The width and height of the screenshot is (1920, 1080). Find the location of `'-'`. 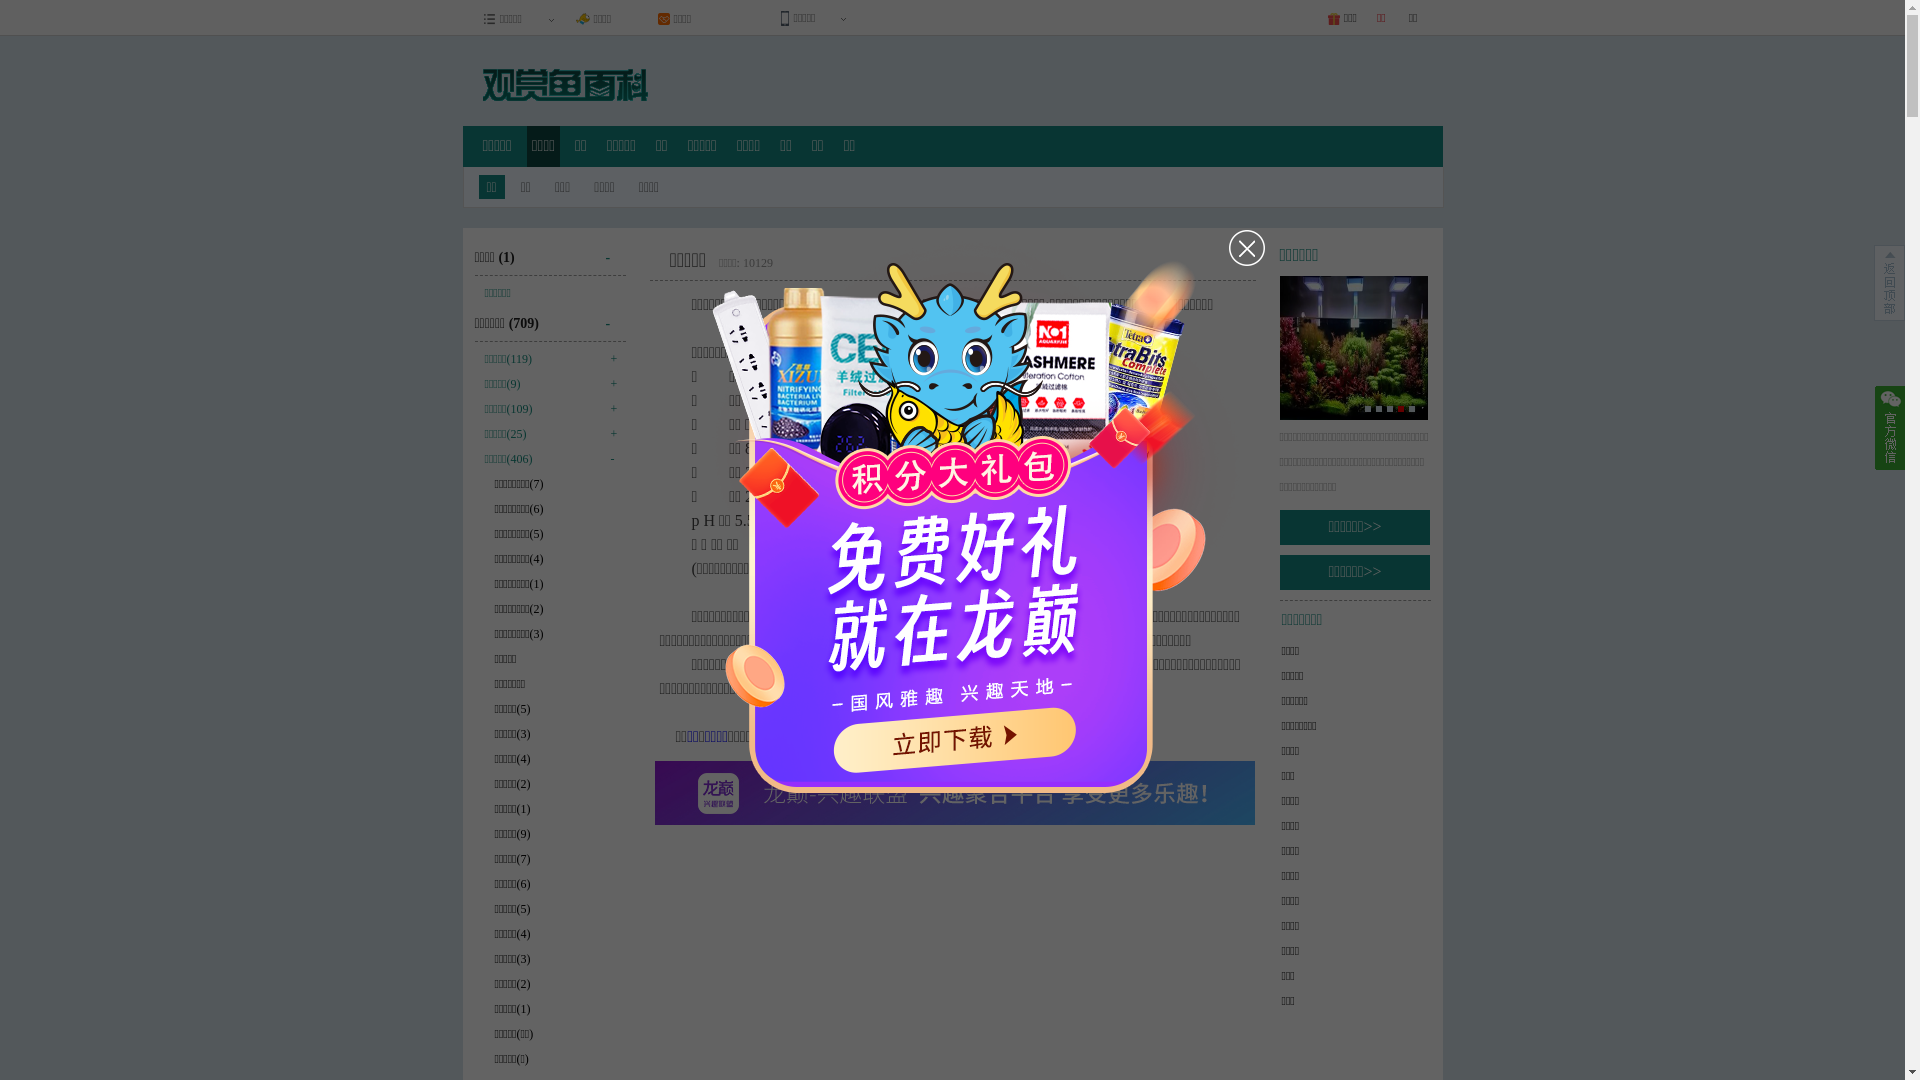

'-' is located at coordinates (614, 315).